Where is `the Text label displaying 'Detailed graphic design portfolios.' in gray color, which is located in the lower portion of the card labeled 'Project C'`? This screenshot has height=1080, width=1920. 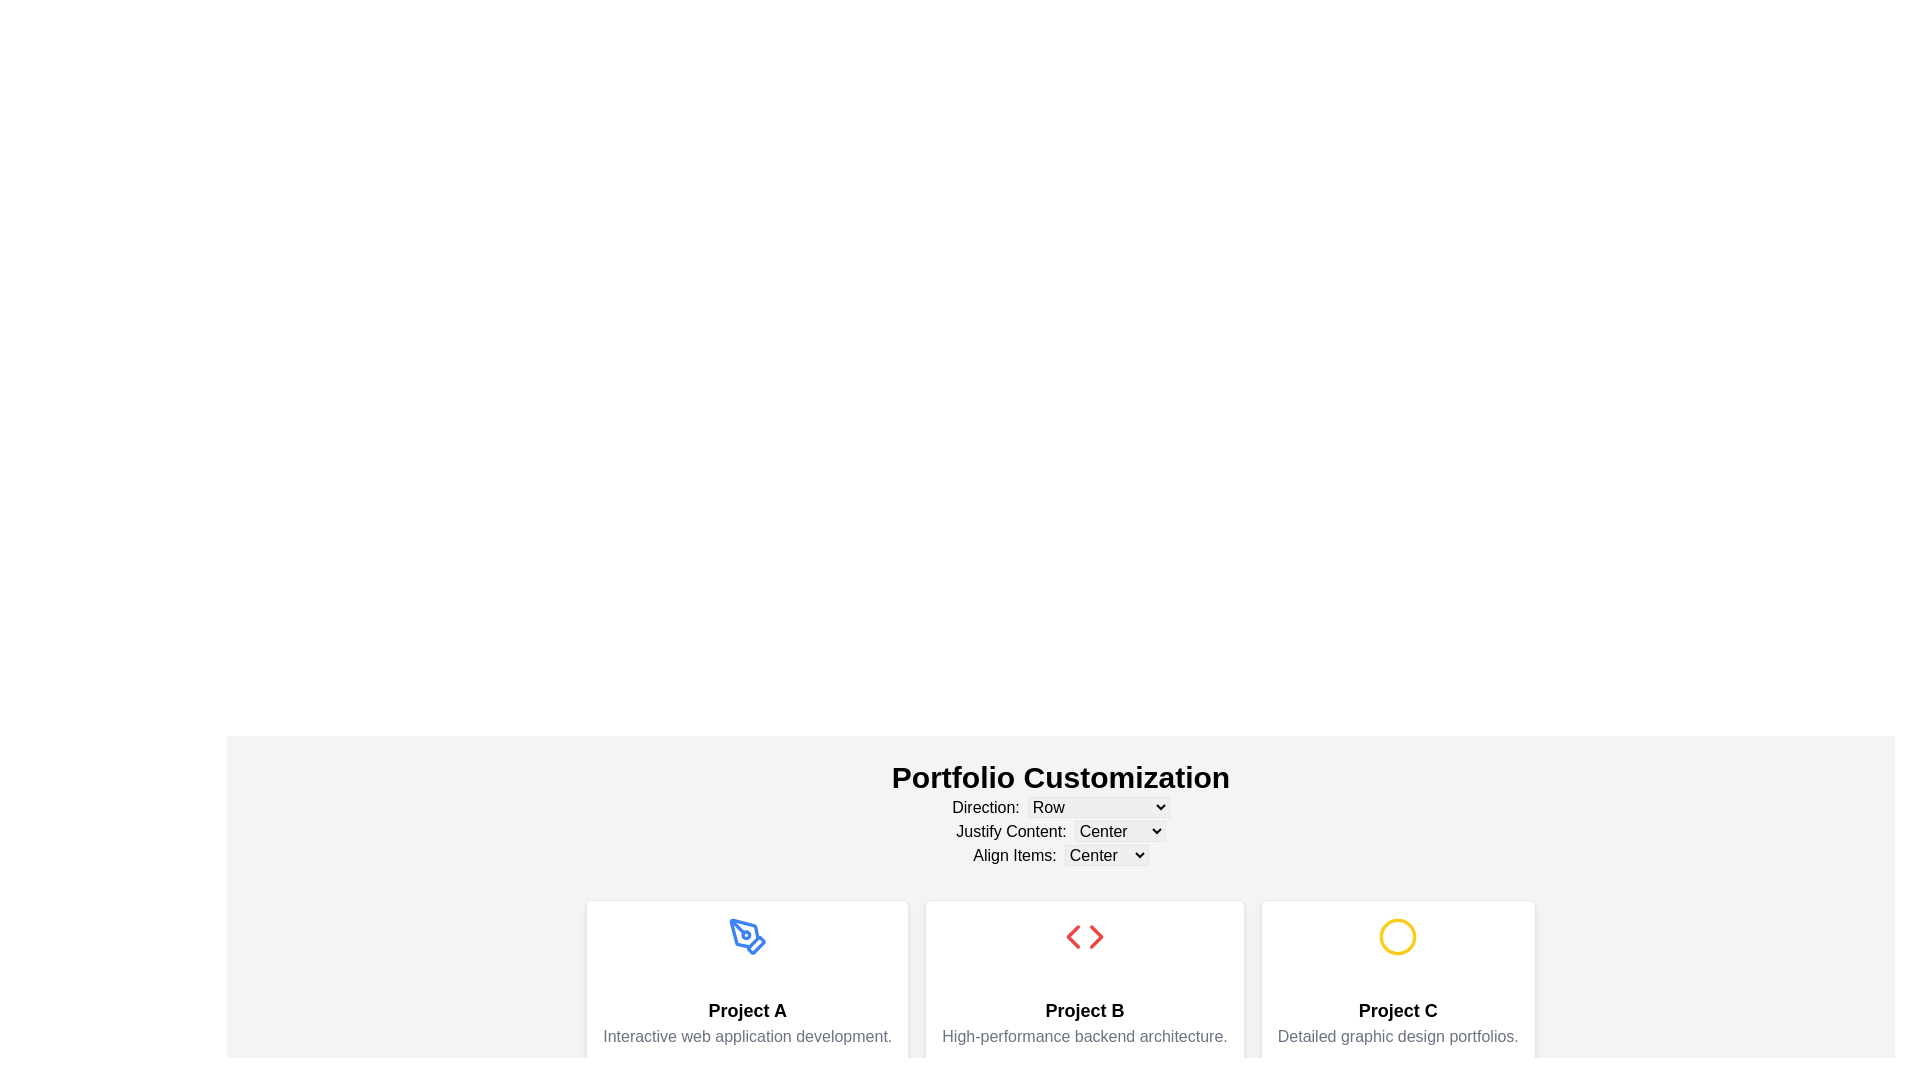 the Text label displaying 'Detailed graphic design portfolios.' in gray color, which is located in the lower portion of the card labeled 'Project C' is located at coordinates (1397, 1036).